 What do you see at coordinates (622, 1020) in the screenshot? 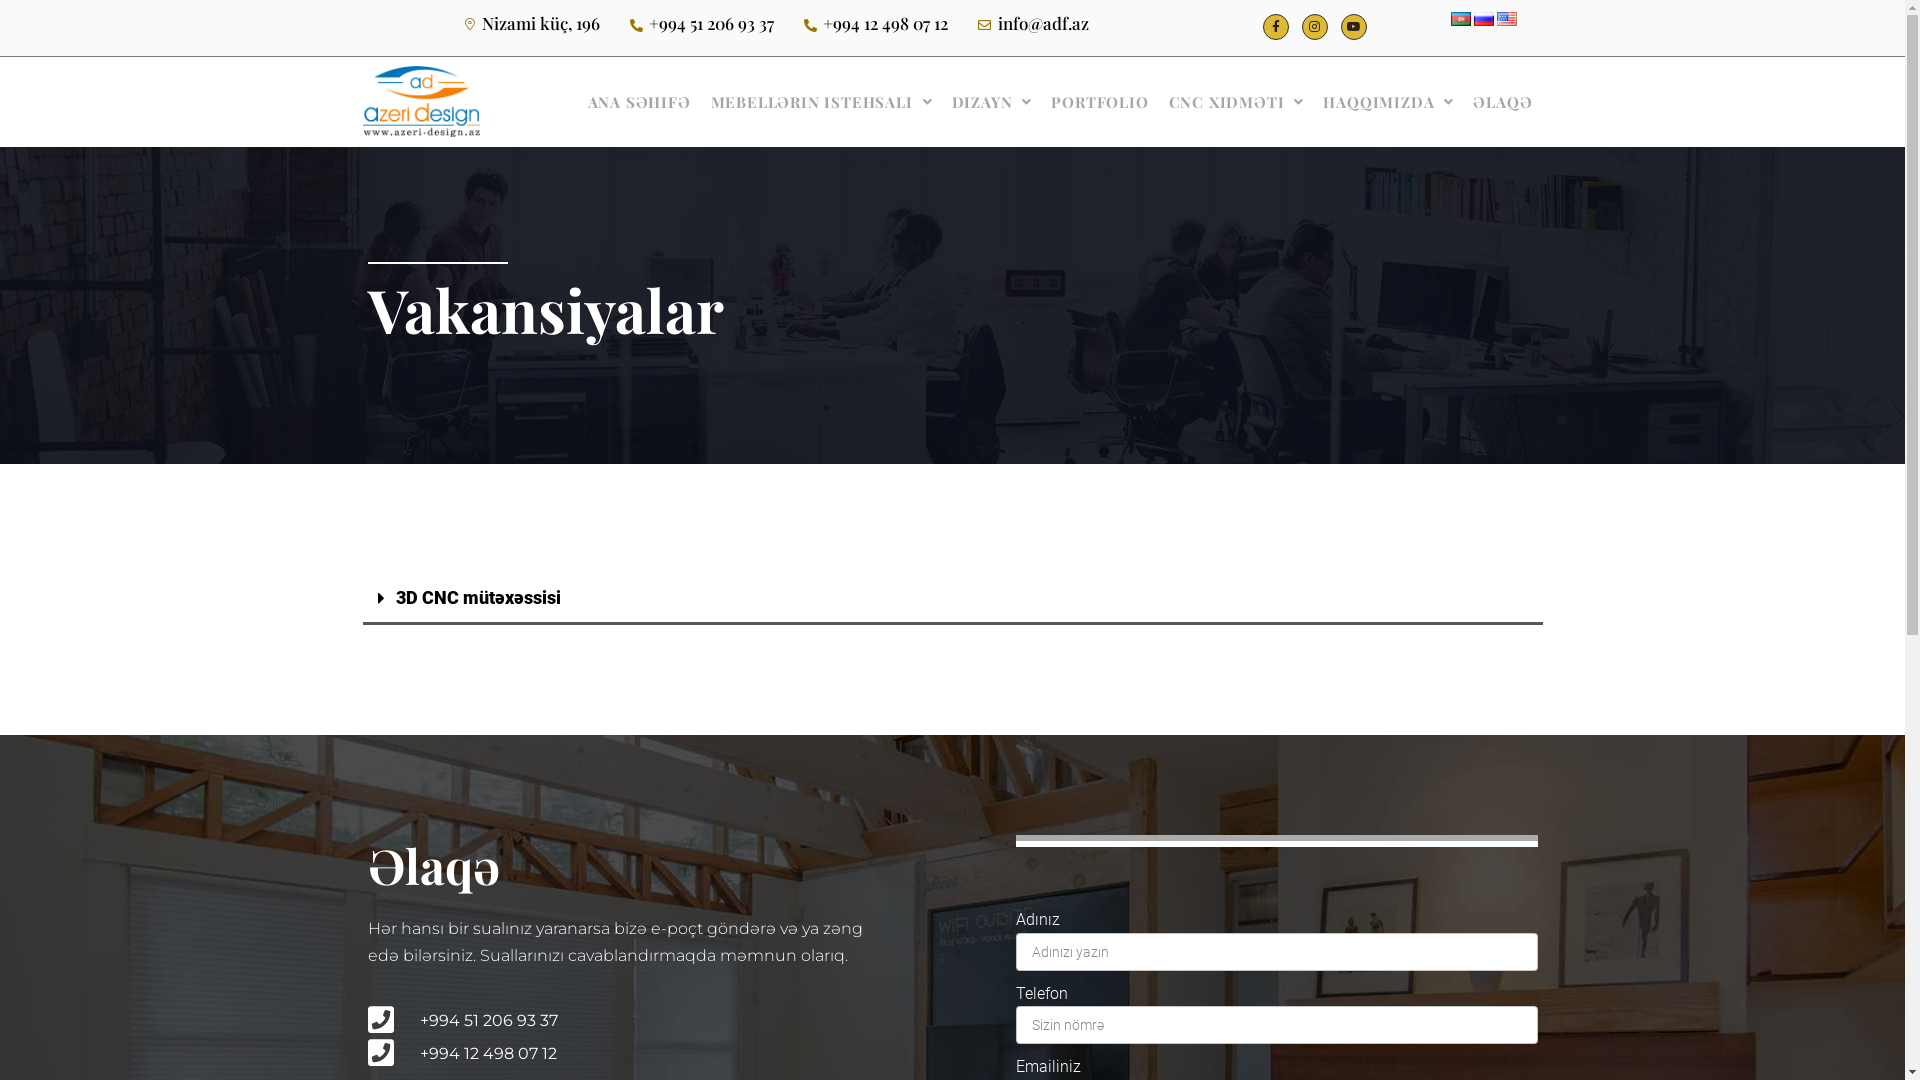
I see `'+994 51 206 93 37'` at bounding box center [622, 1020].